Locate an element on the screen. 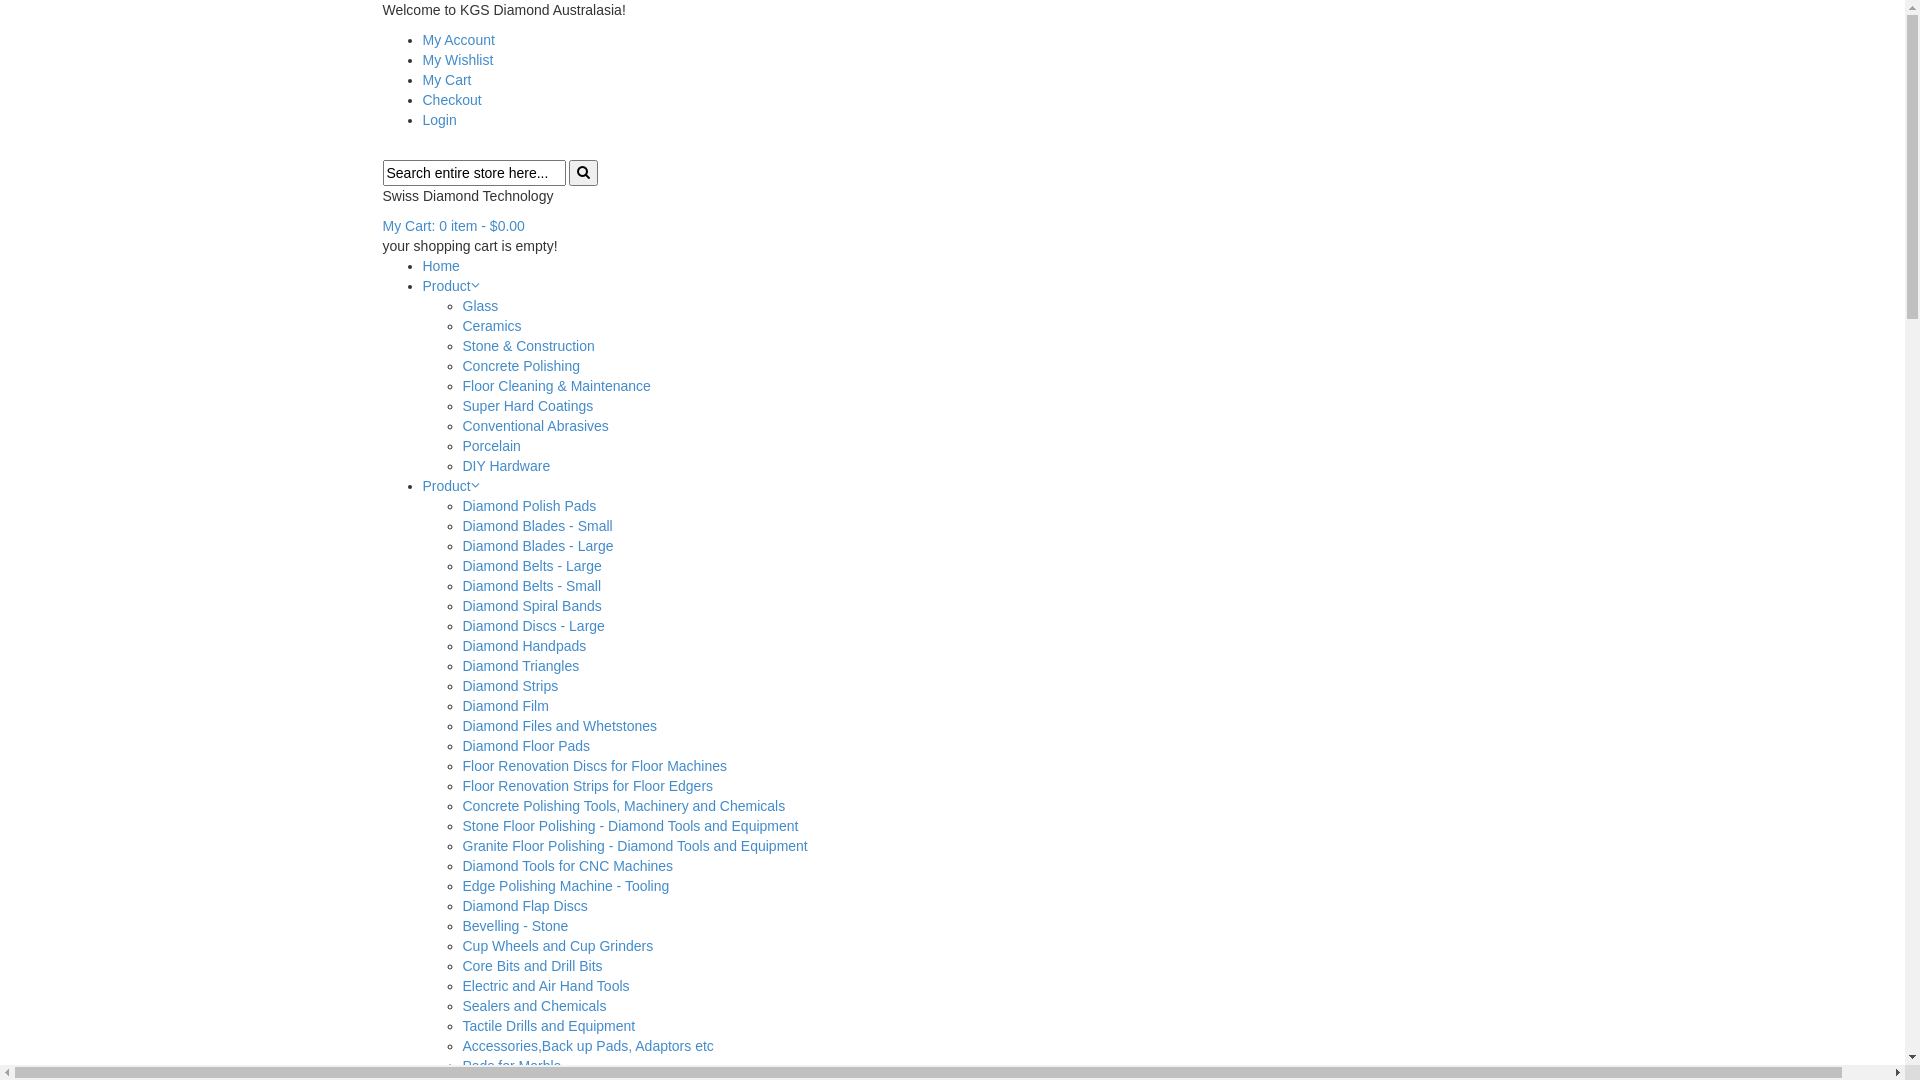 This screenshot has width=1920, height=1080. 'My Cart' is located at coordinates (445, 79).